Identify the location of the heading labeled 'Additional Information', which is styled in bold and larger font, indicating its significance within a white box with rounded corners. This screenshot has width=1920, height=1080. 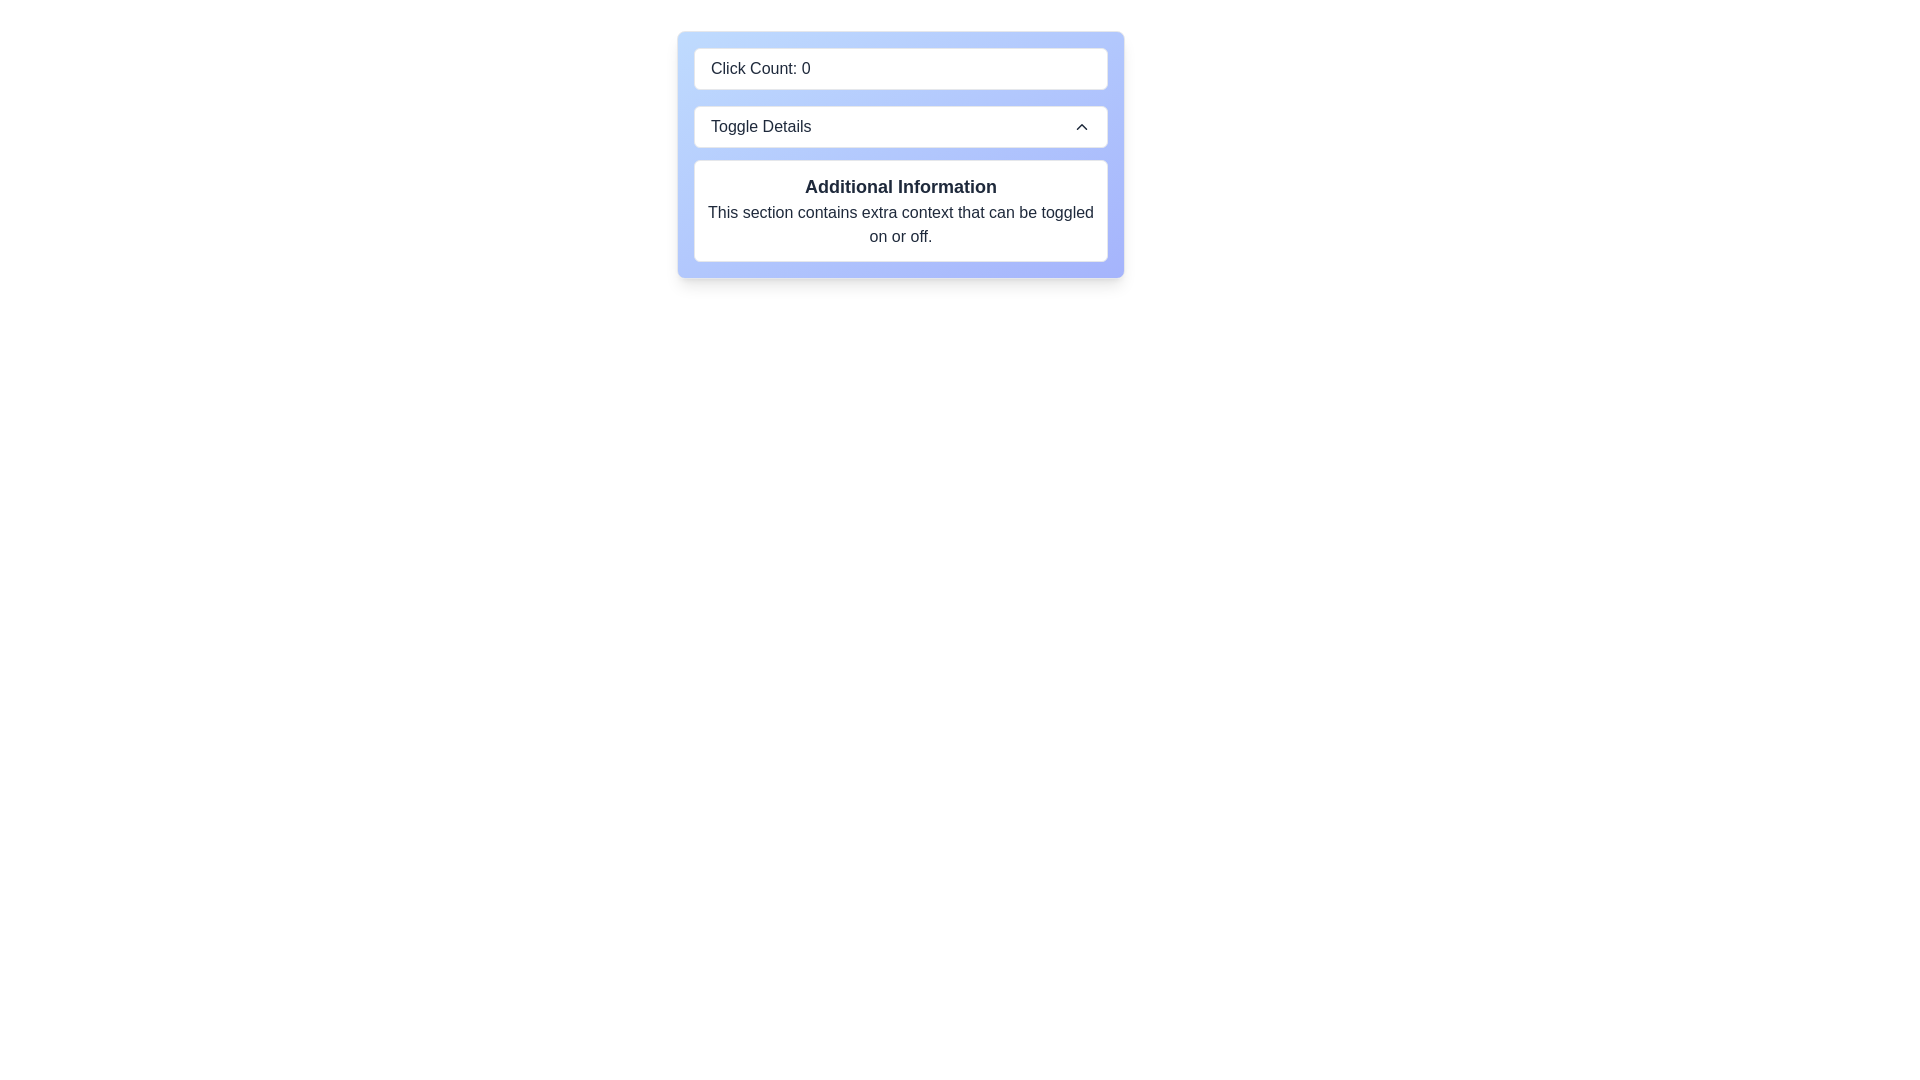
(900, 186).